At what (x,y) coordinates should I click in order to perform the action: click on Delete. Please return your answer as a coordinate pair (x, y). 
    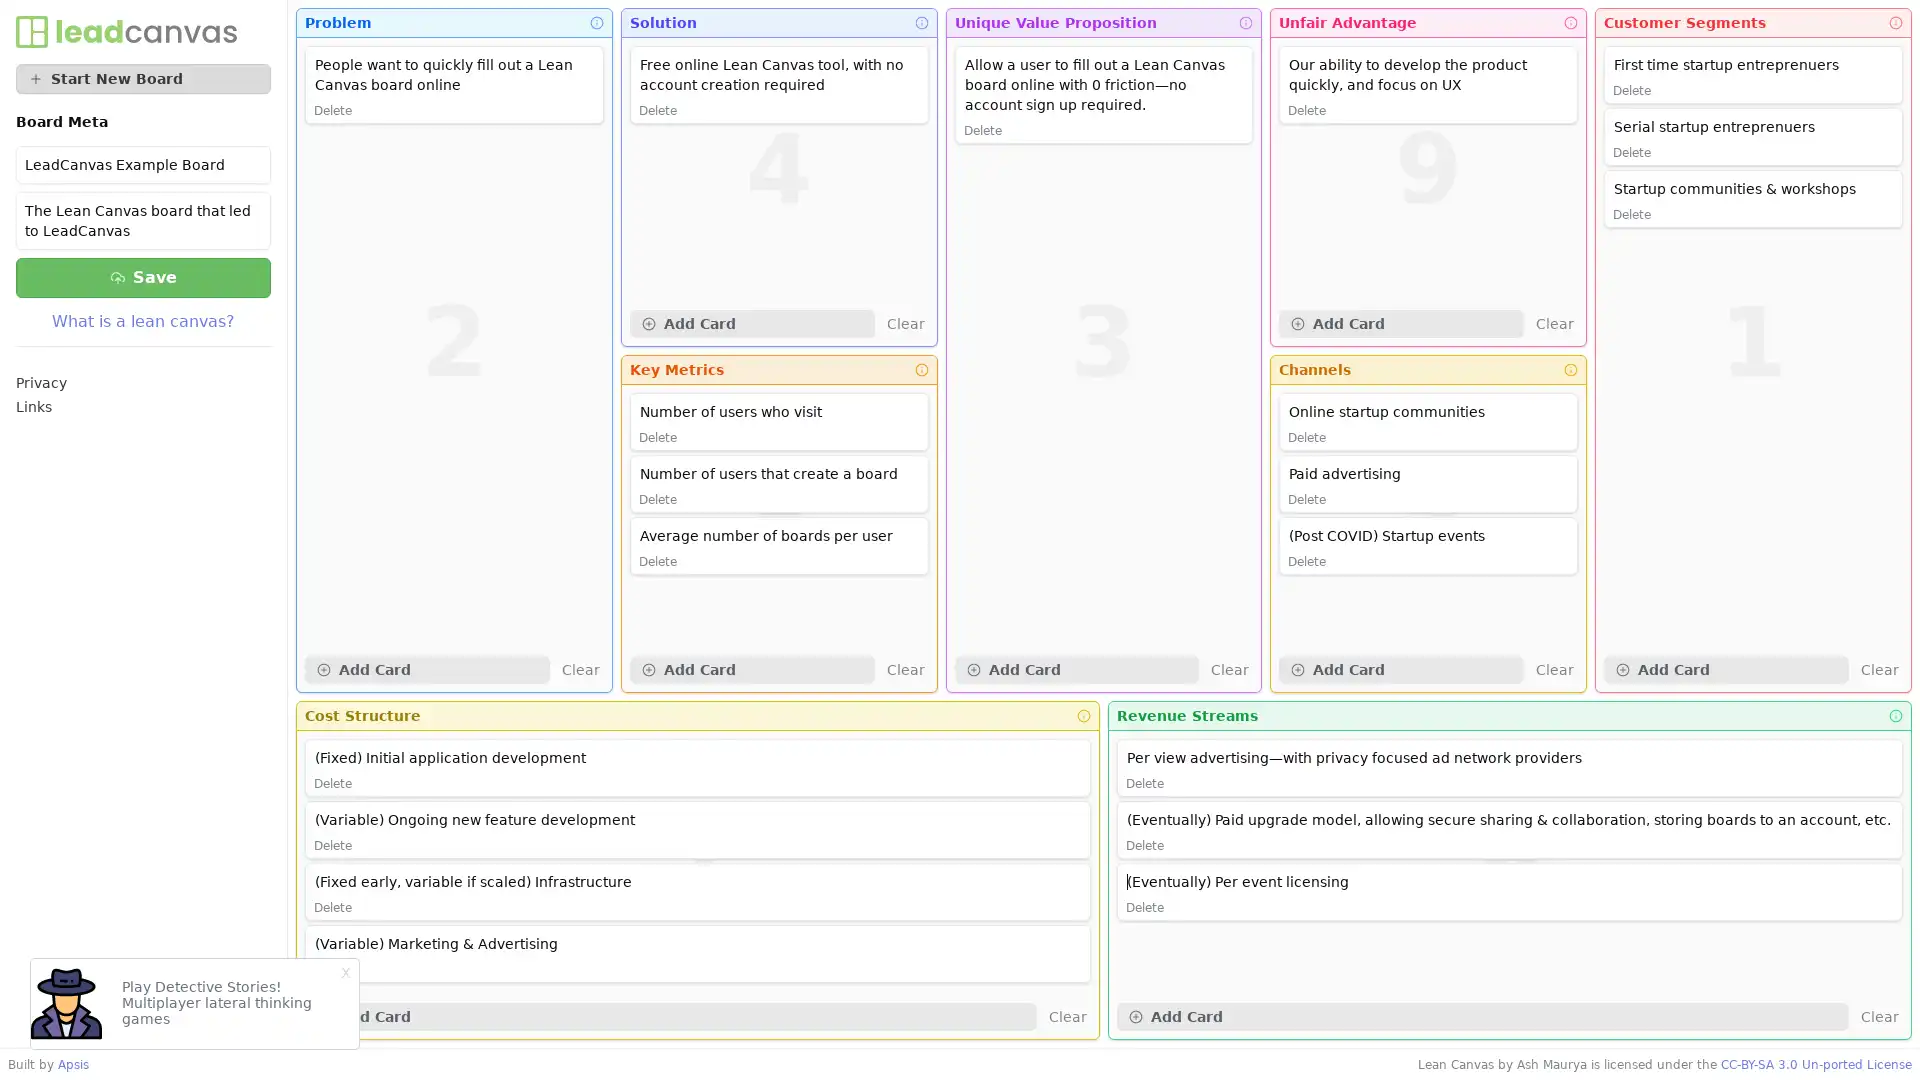
    Looking at the image, I should click on (332, 968).